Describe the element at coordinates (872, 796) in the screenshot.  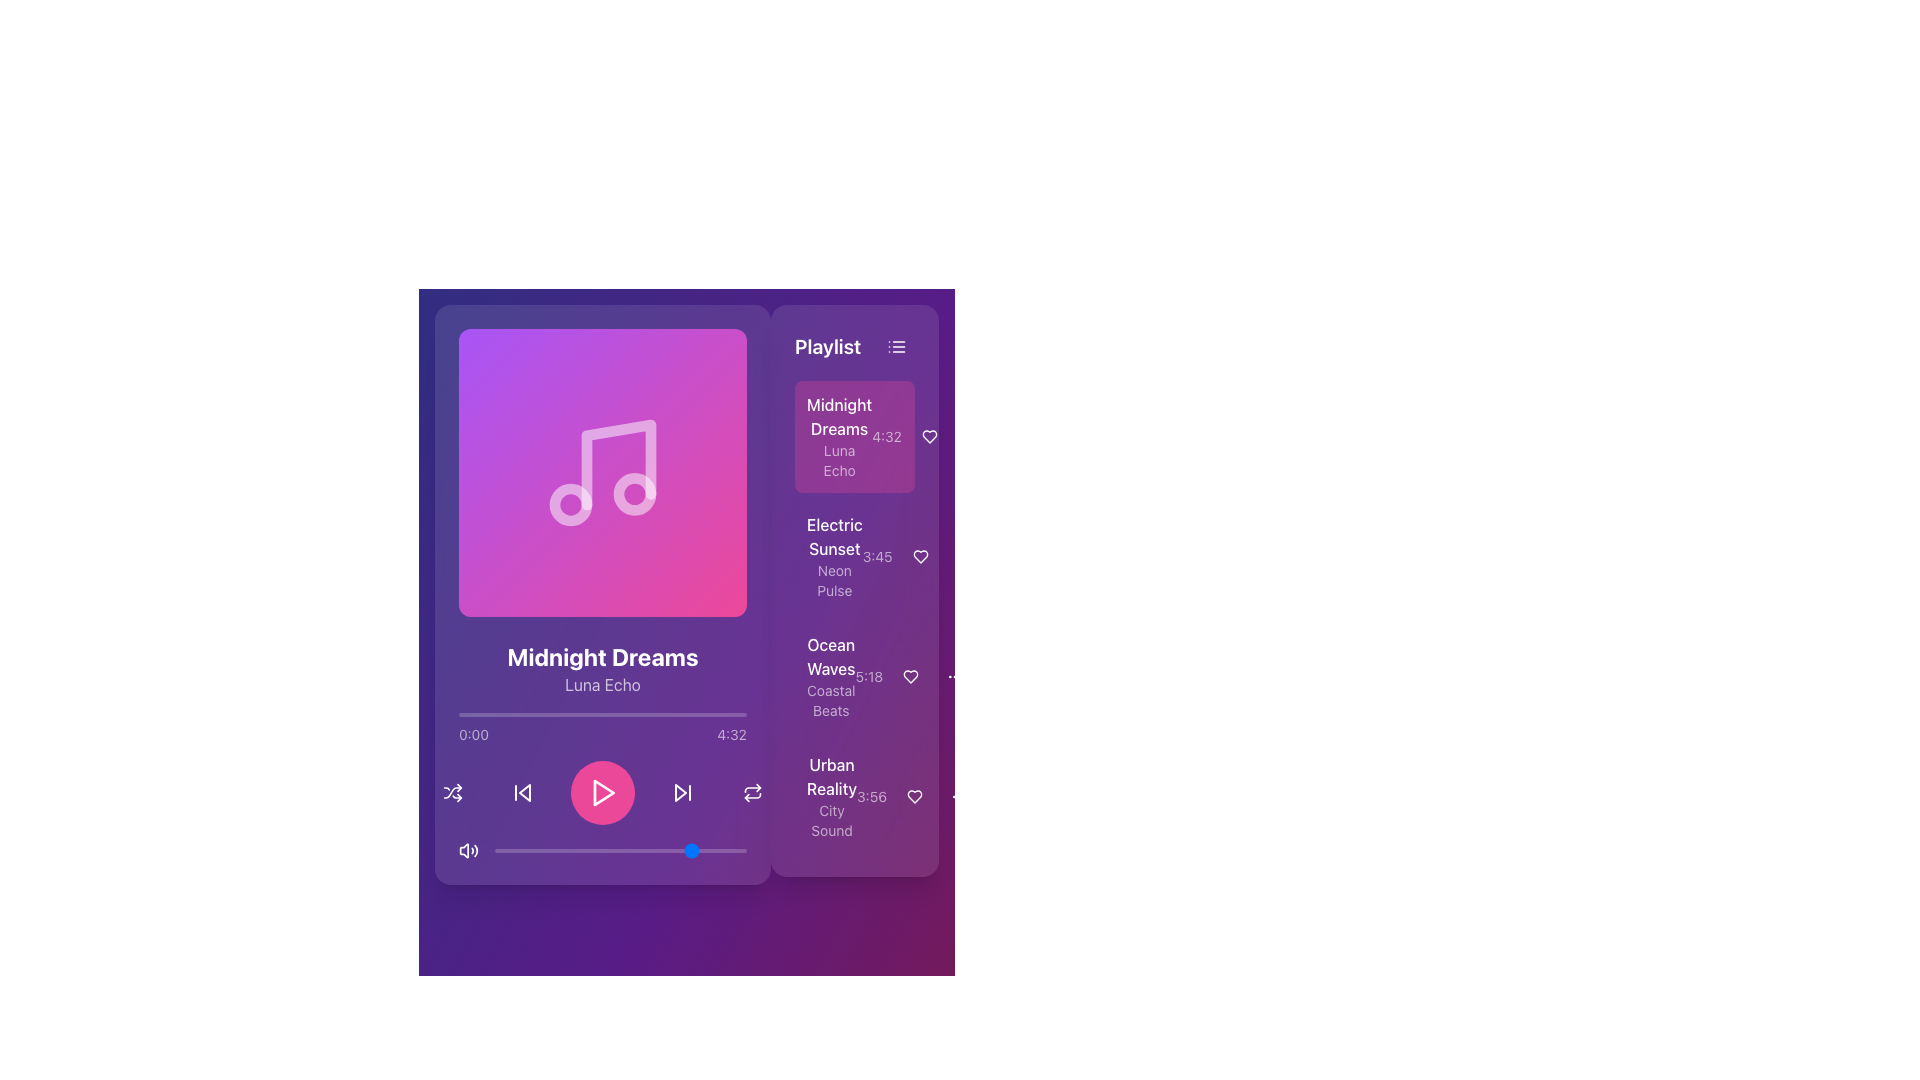
I see `the static text displaying '3:56', which is located in the lower-right section of the interface under the 'Playlist' section, adjacent to 'Urban Reality'` at that location.